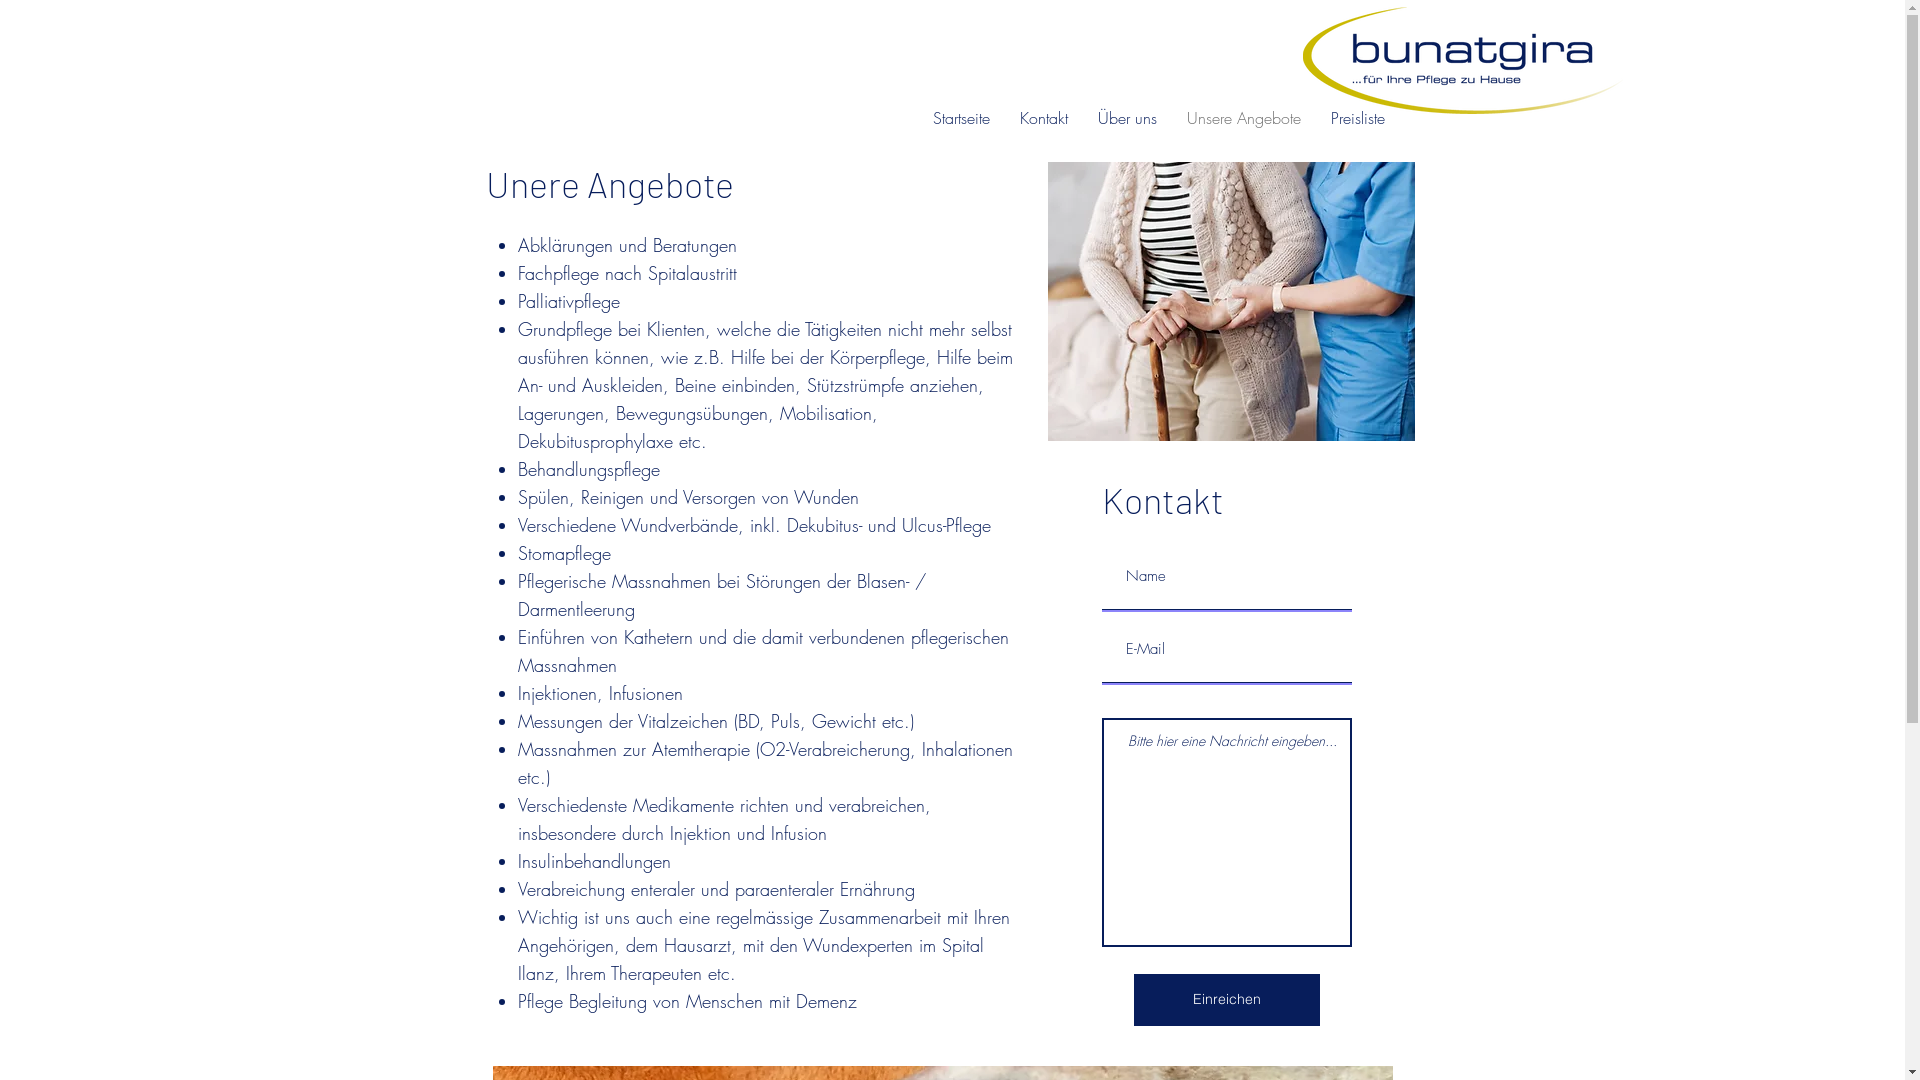 This screenshot has height=1080, width=1920. Describe the element at coordinates (1358, 118) in the screenshot. I see `'Preisliste'` at that location.